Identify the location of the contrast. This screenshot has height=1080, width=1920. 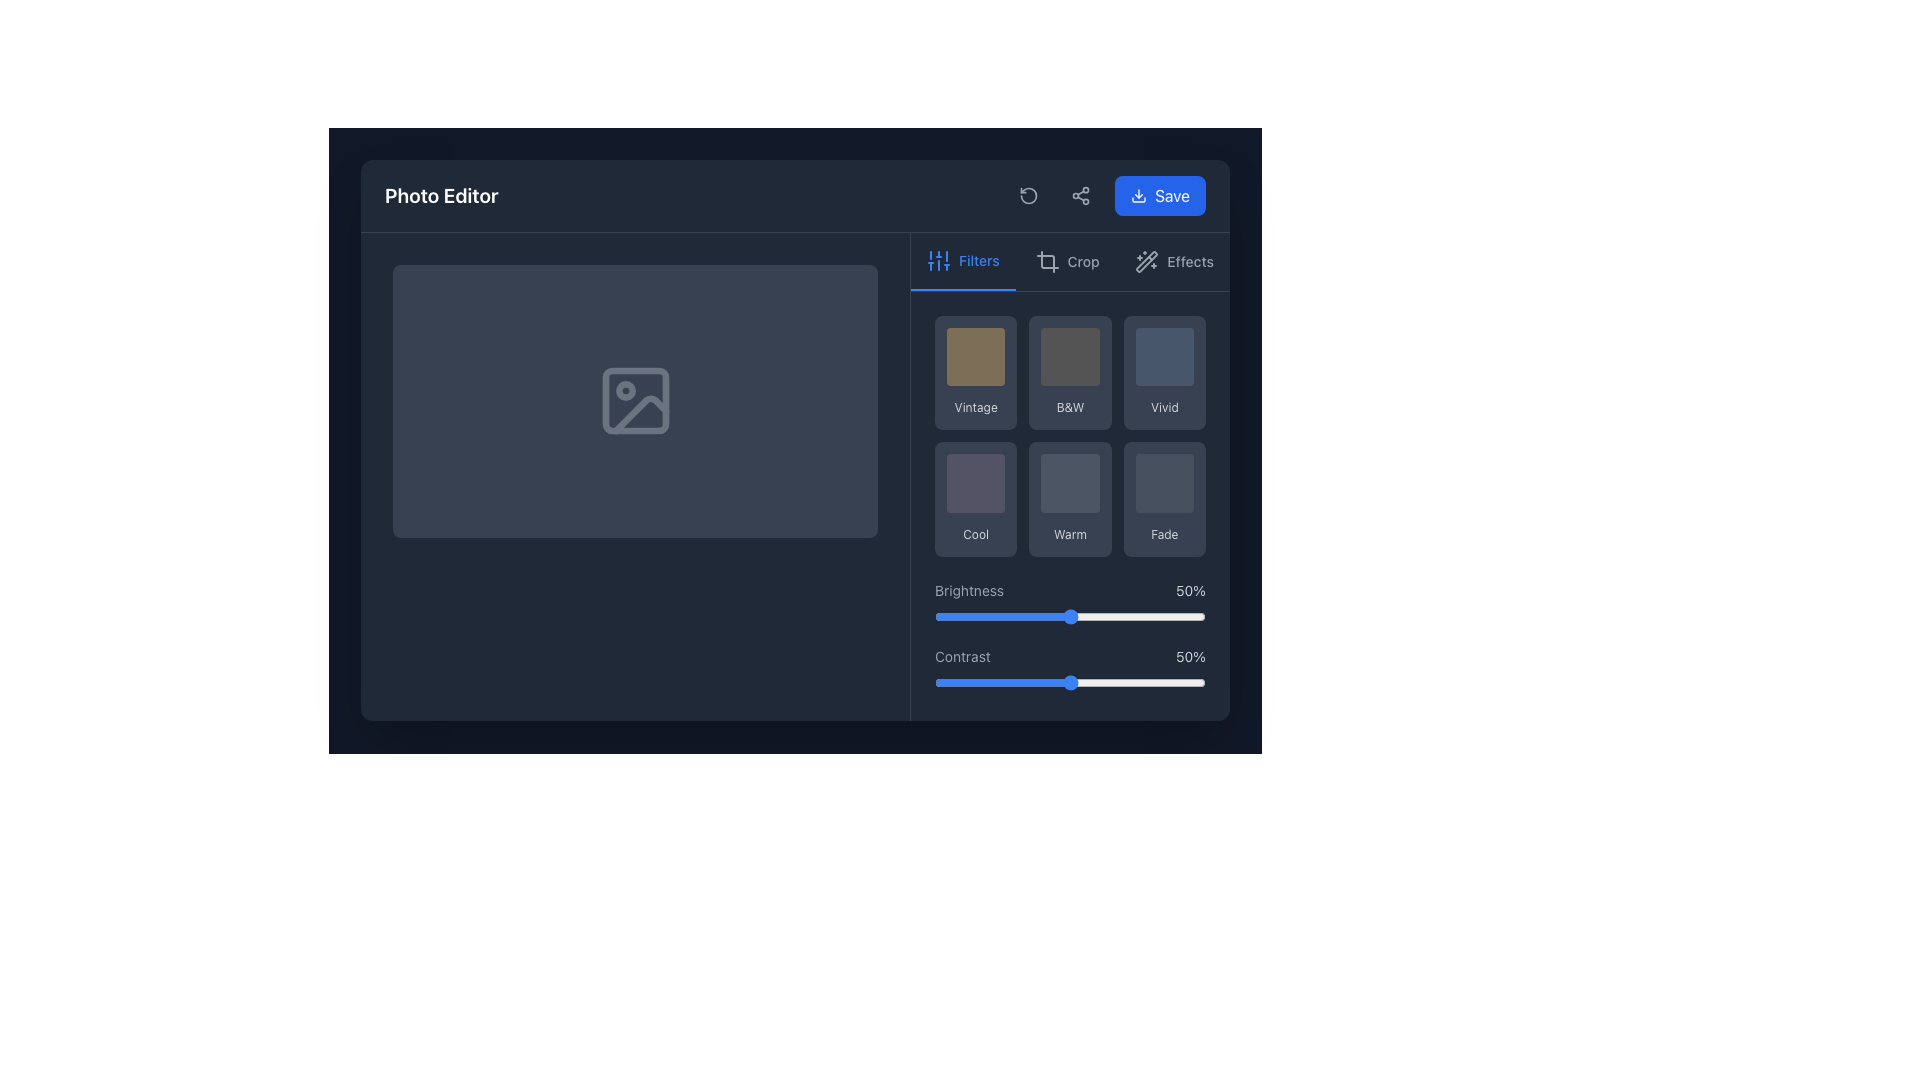
(1157, 681).